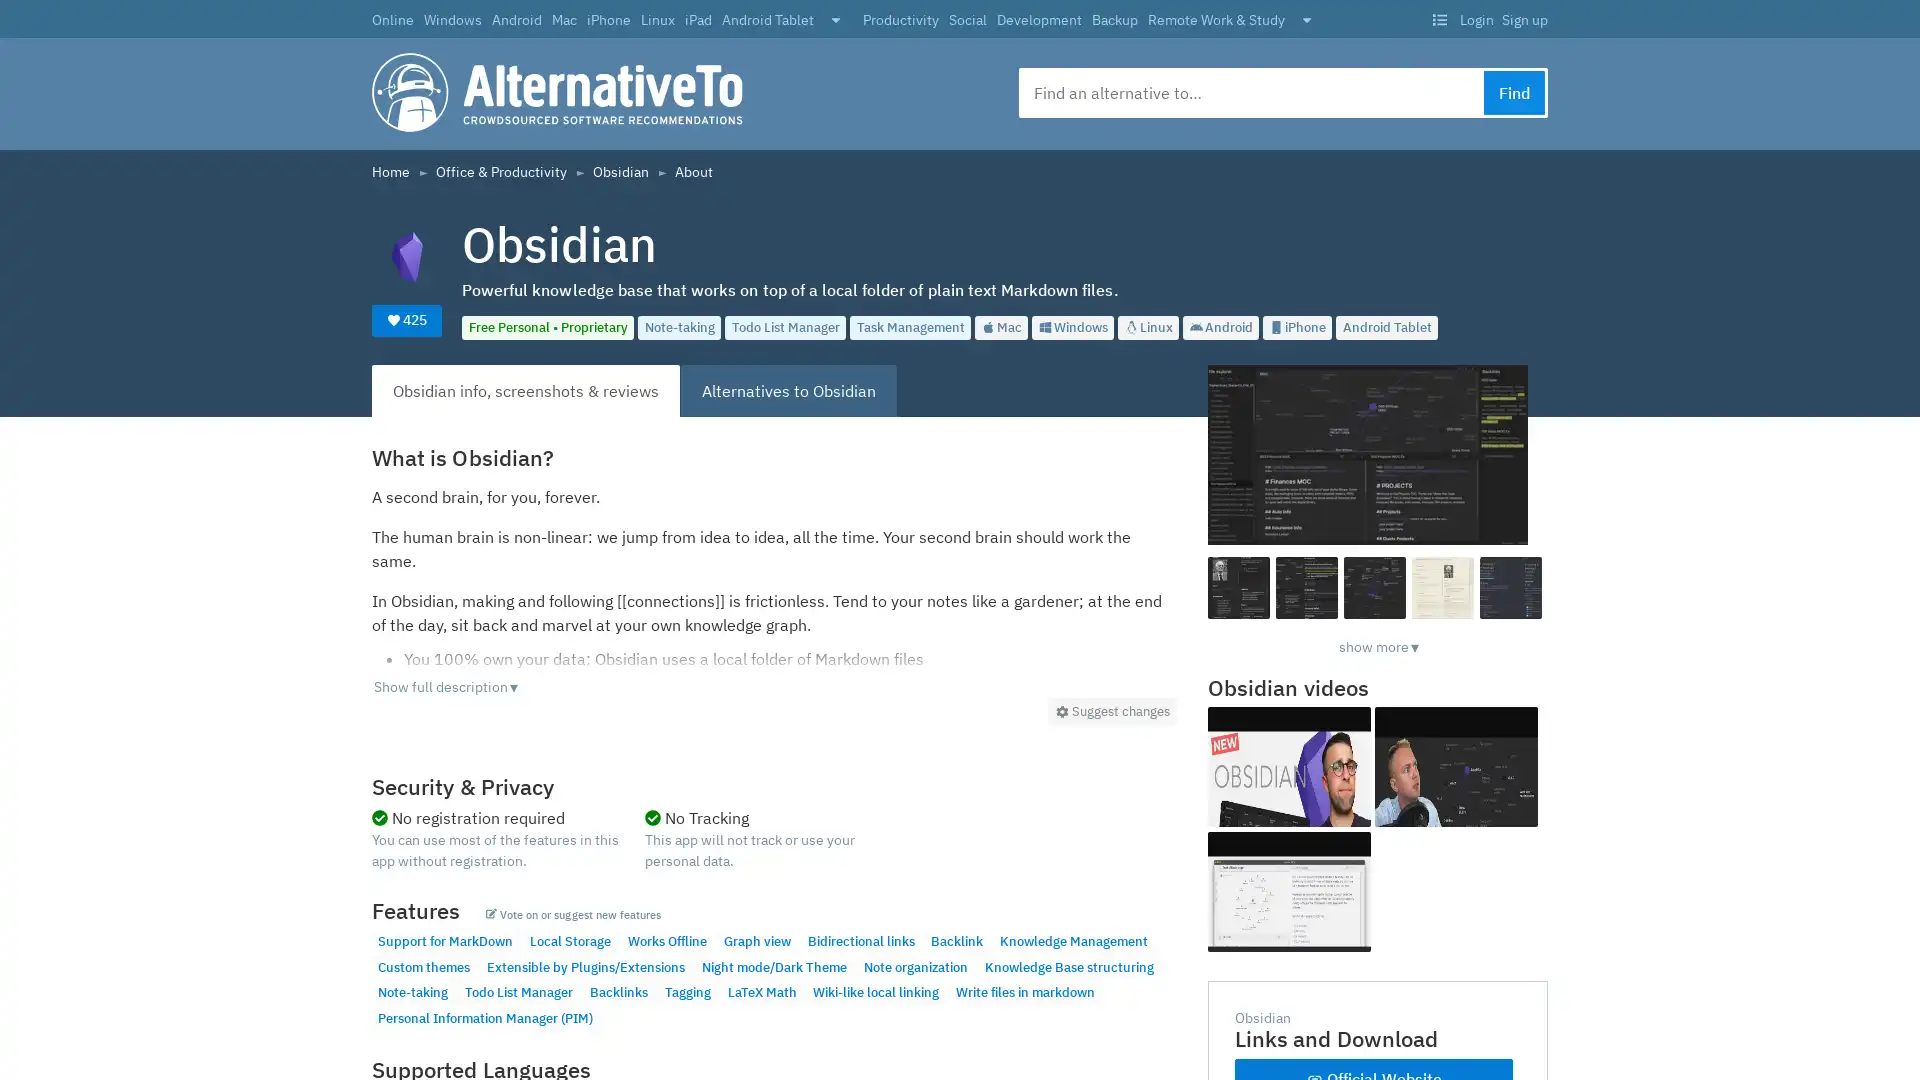  I want to click on Obsidian menu, so click(1111, 710).